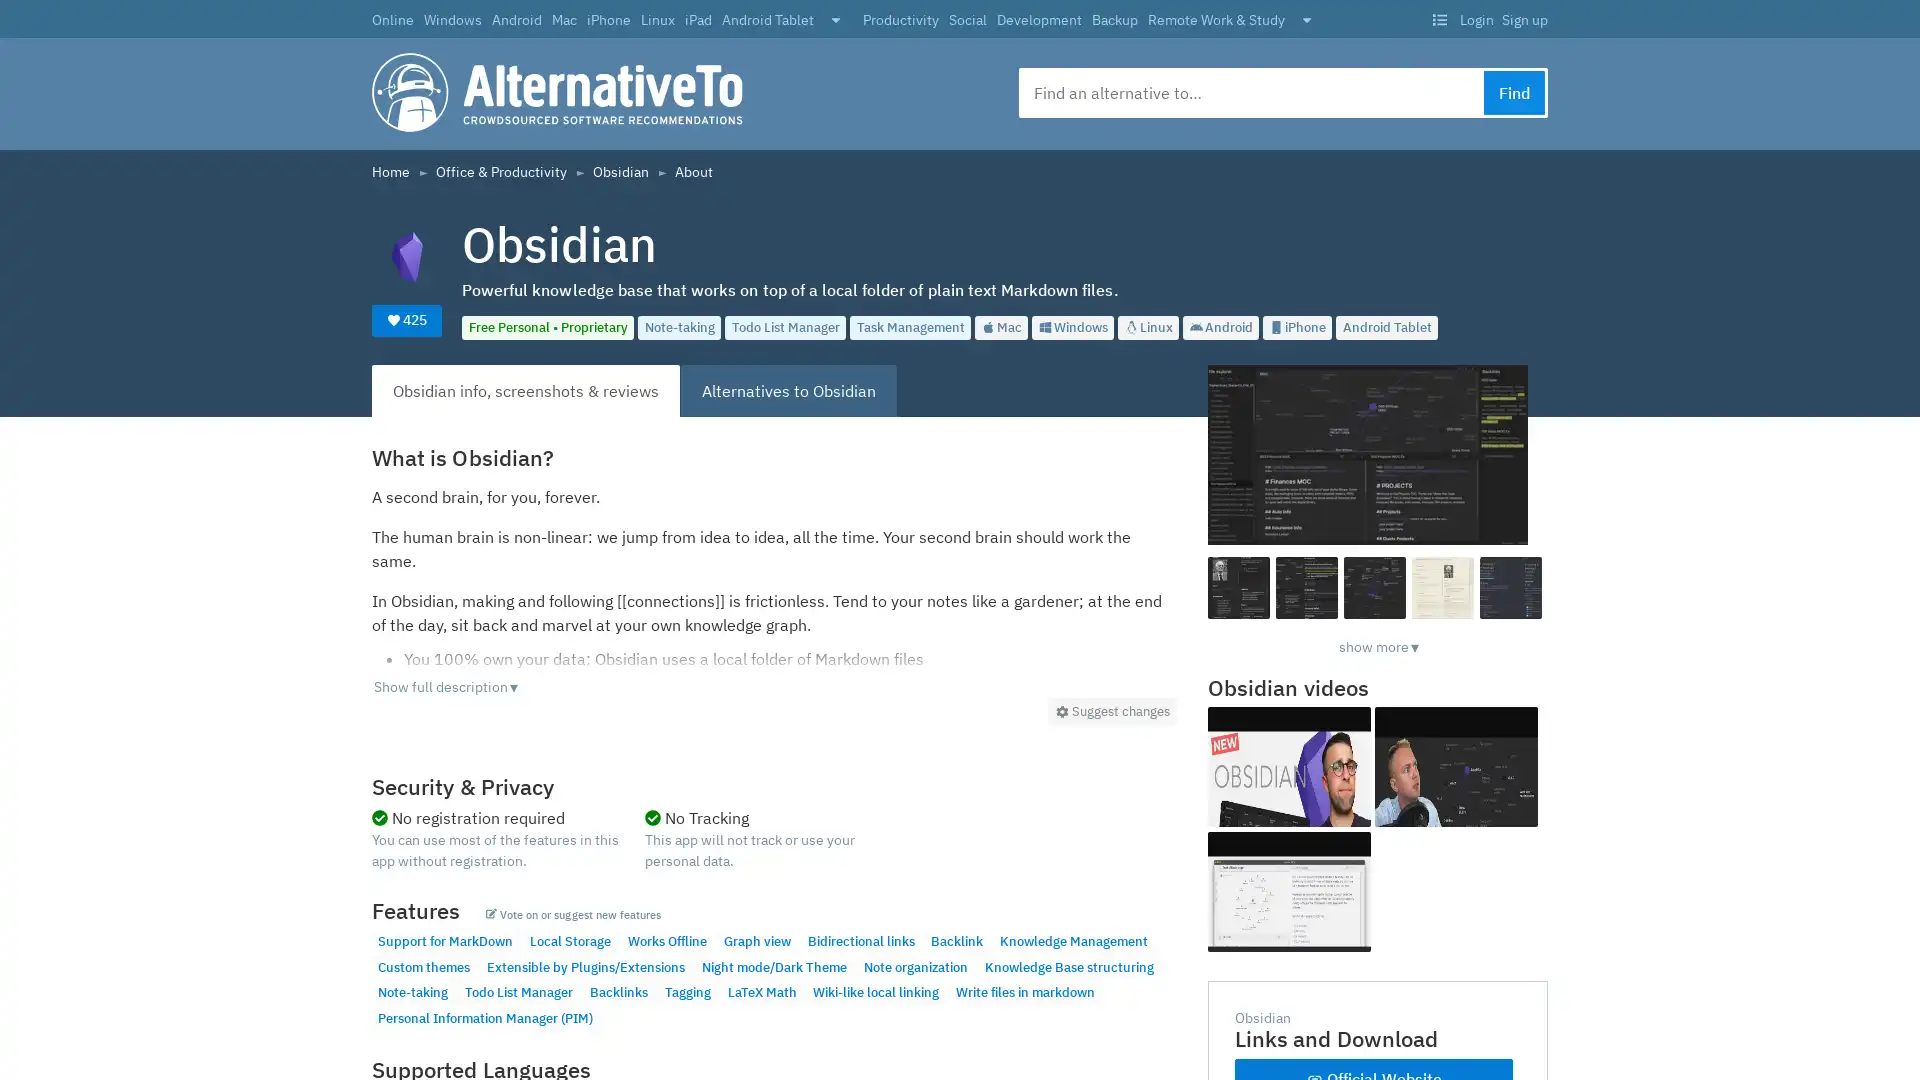  I want to click on Obsidian menu, so click(1111, 710).